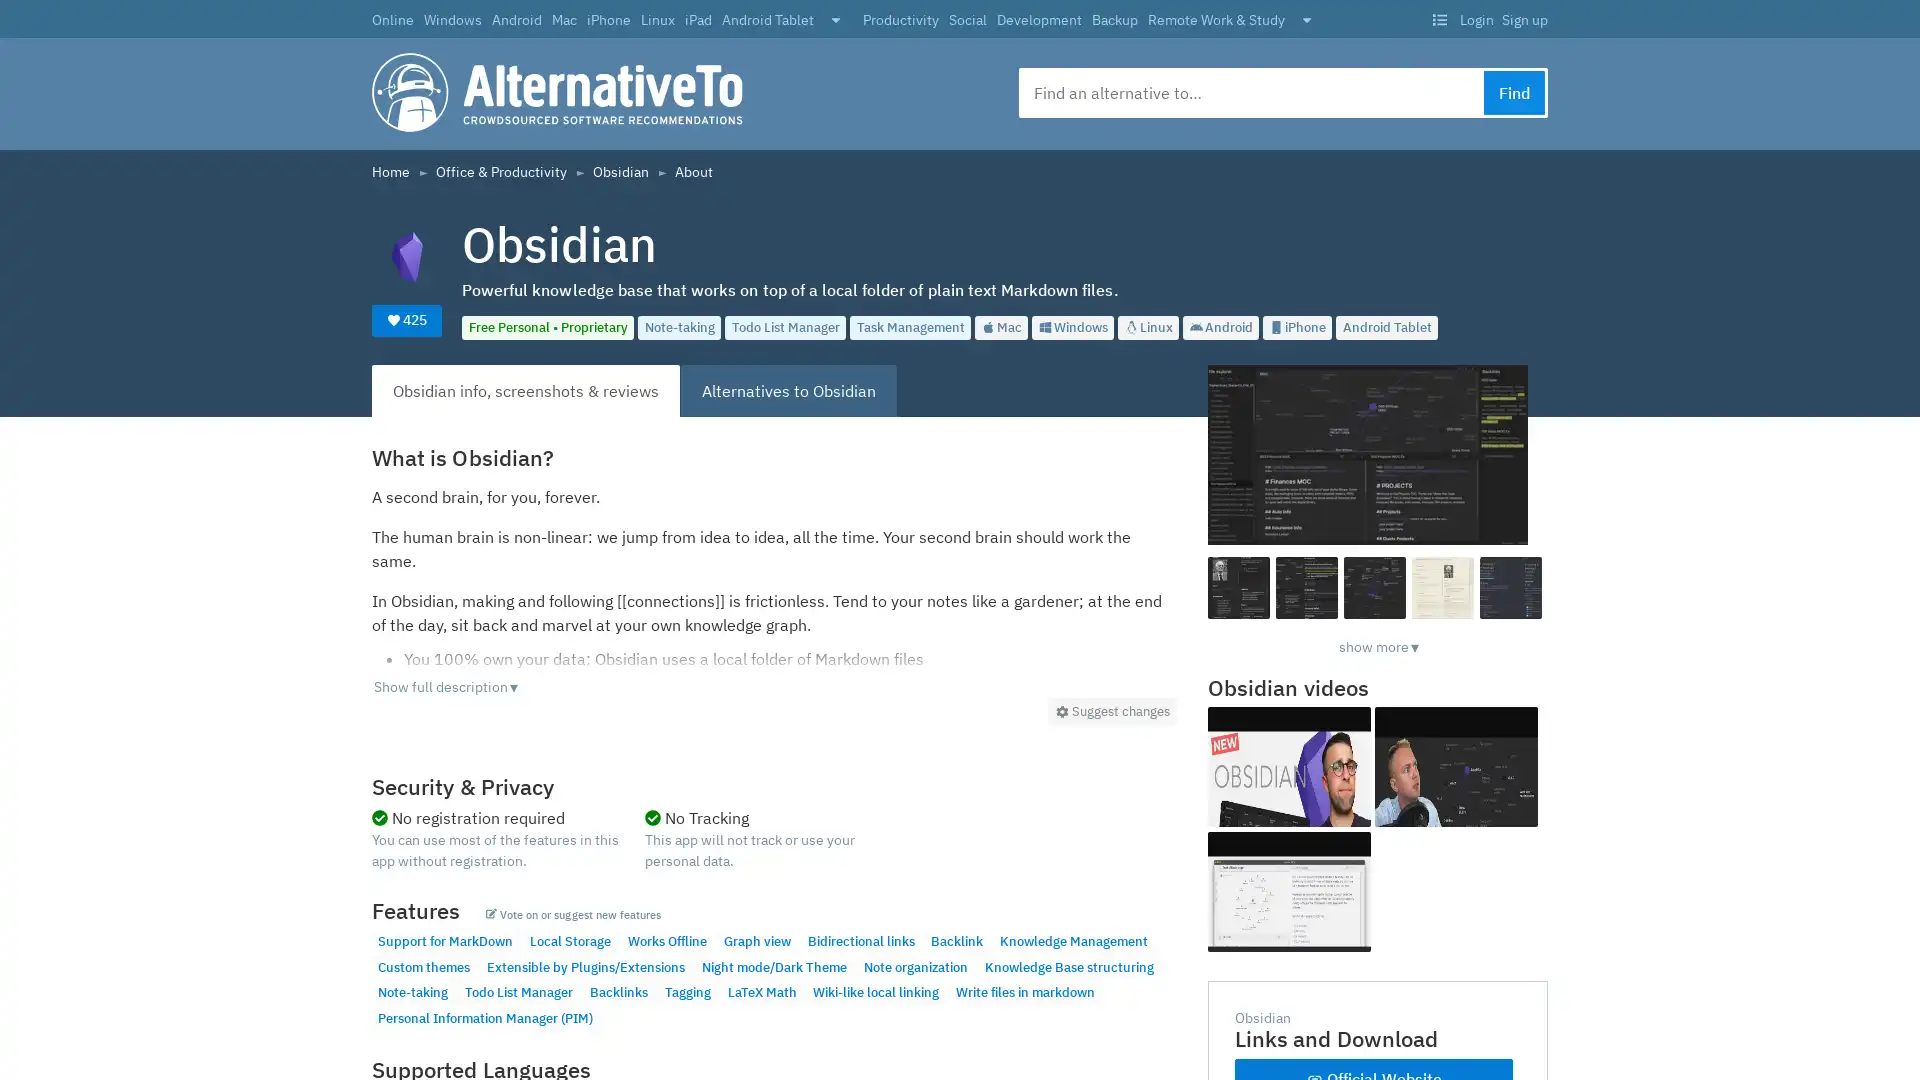  I want to click on Obsidian menu, so click(1111, 710).